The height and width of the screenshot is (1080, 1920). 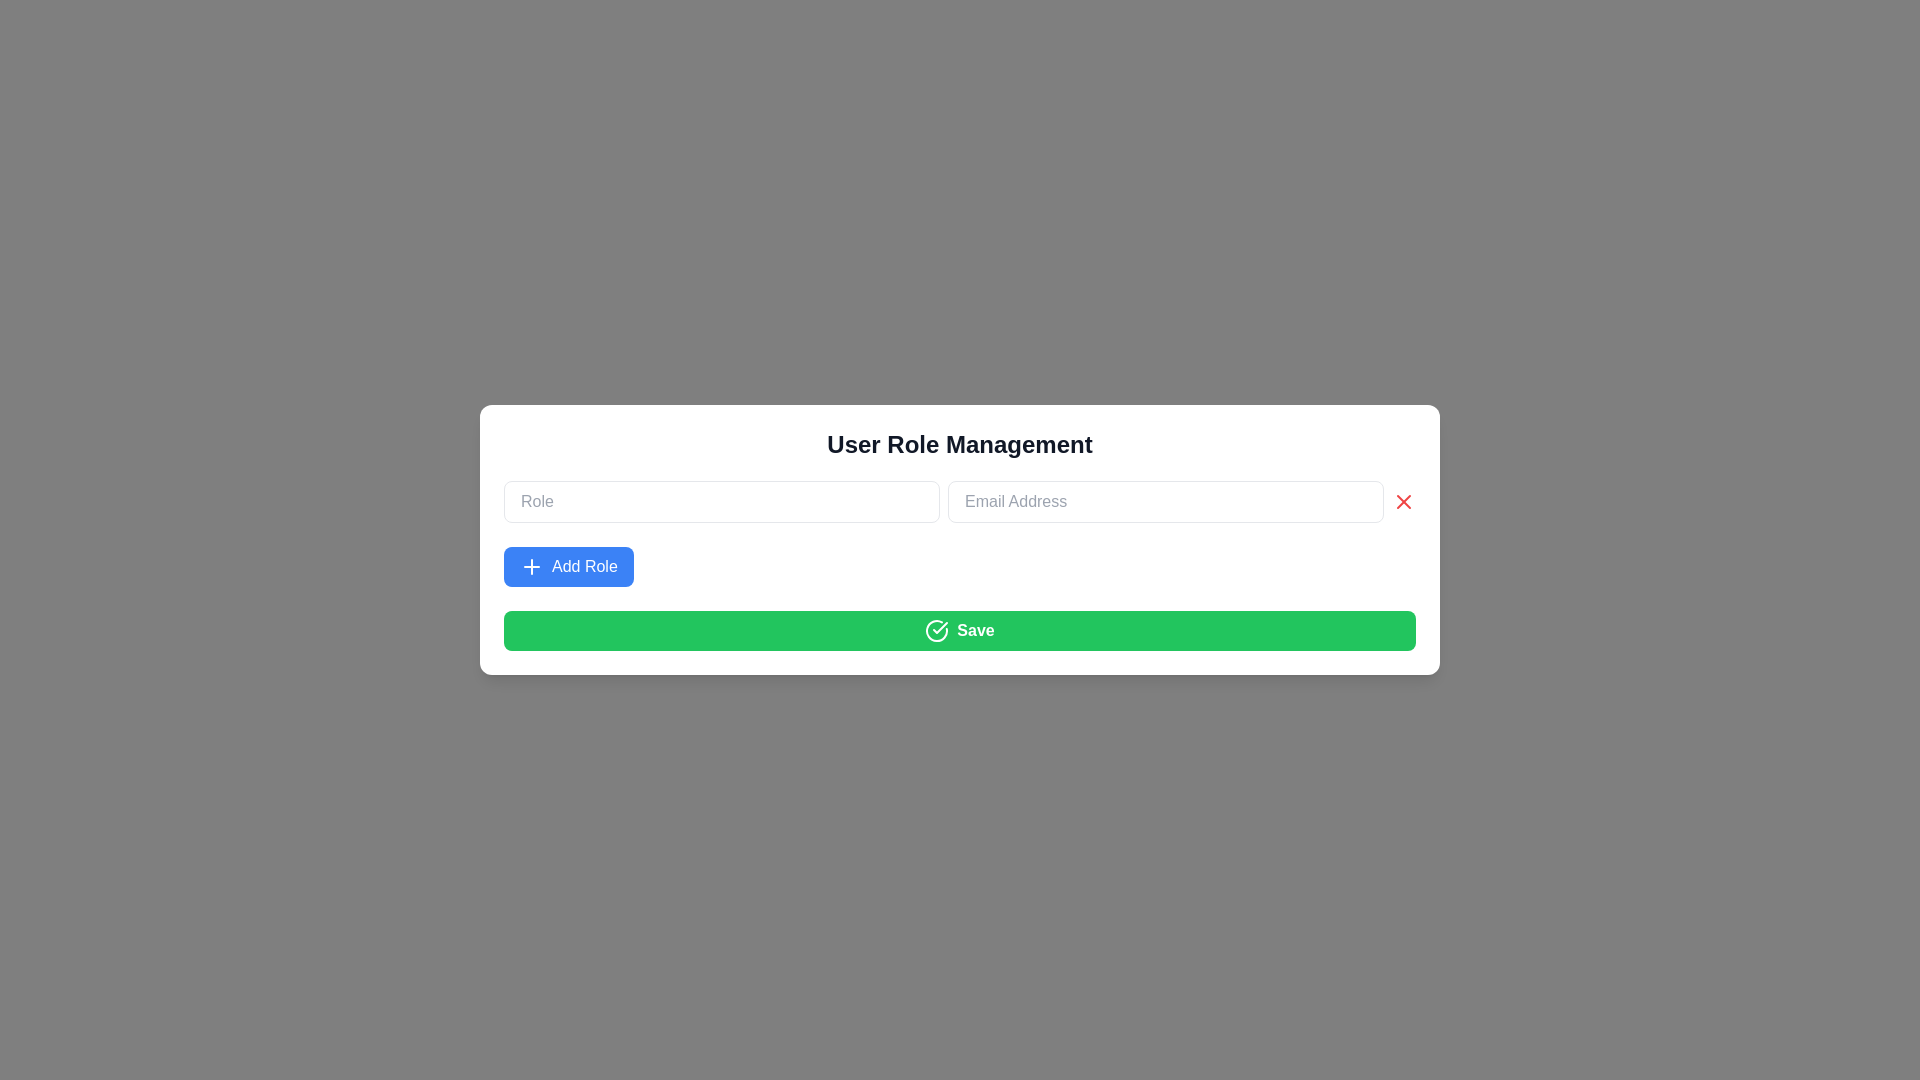 I want to click on the cross icon located at the far right end of the 'Email Address' input field to clear the input, so click(x=1402, y=500).